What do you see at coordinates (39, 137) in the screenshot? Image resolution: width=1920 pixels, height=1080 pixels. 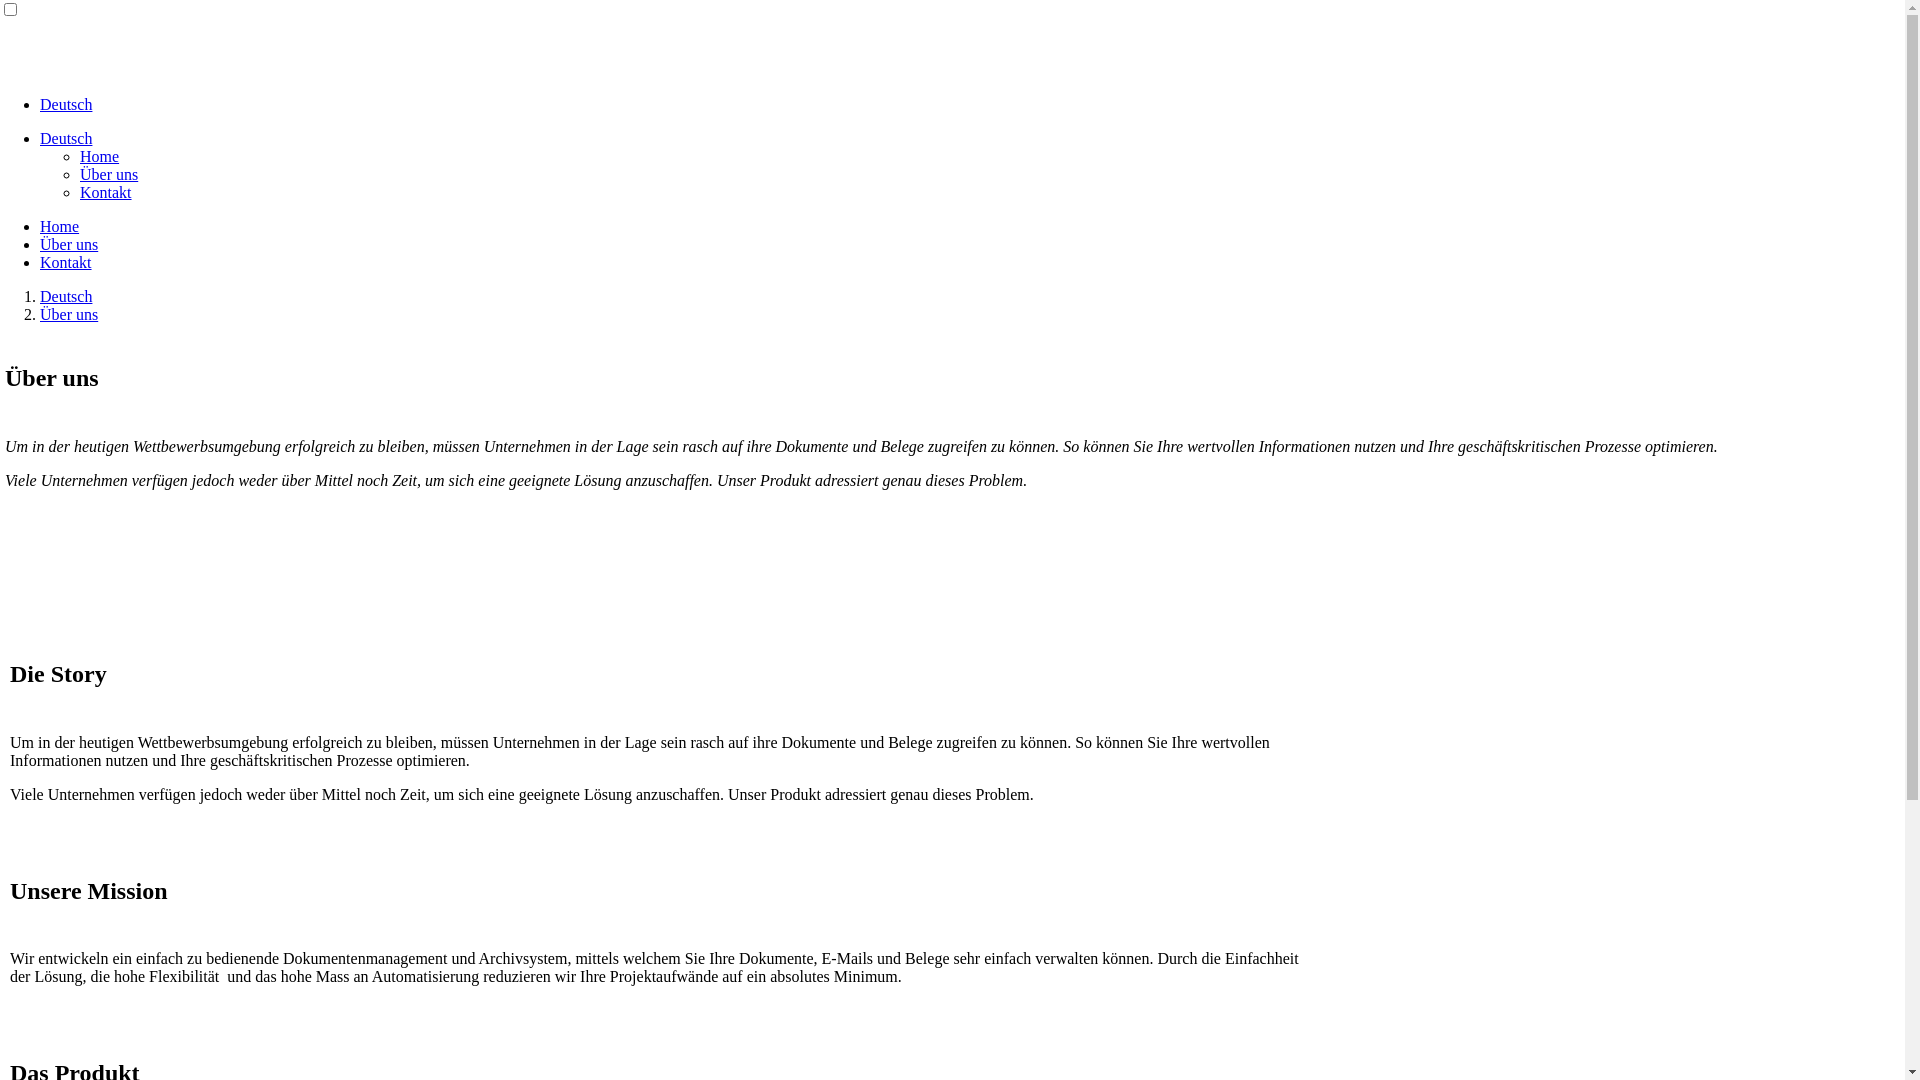 I see `'Deutsch'` at bounding box center [39, 137].